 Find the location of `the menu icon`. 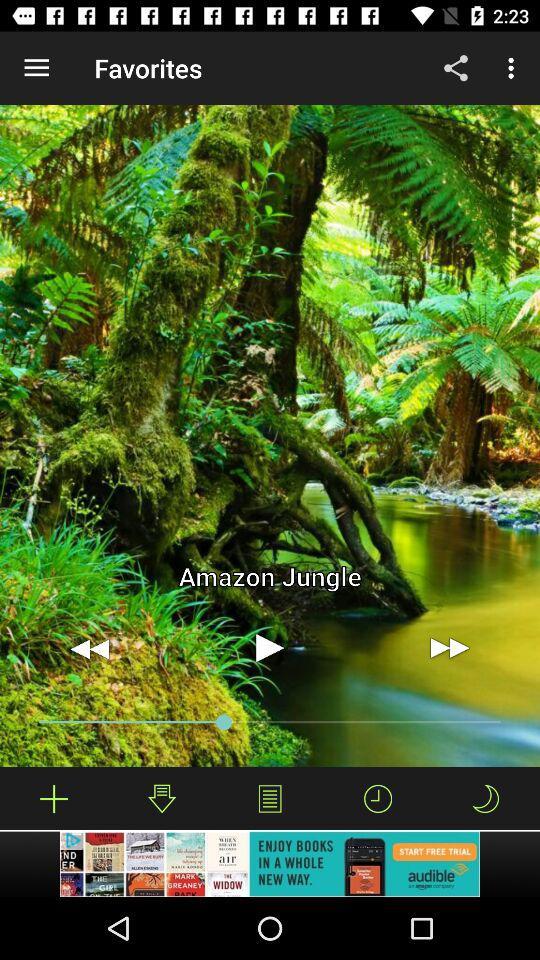

the menu icon is located at coordinates (270, 798).